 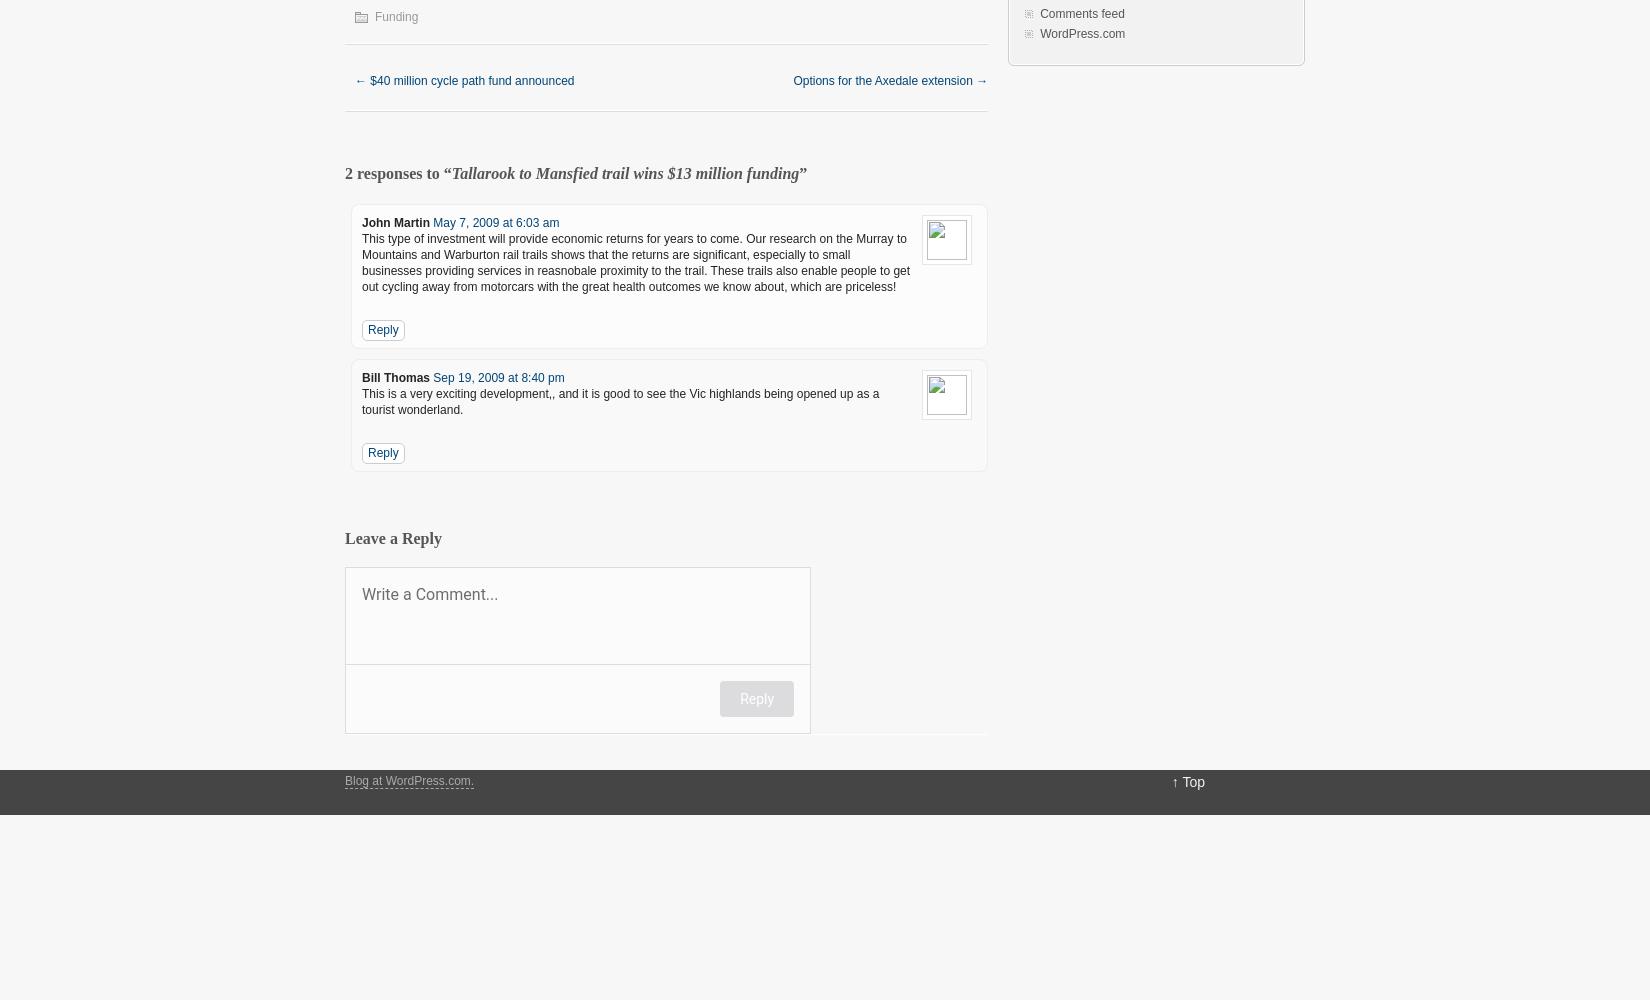 I want to click on 'This is a very exciting  development,, and it is good to see the Vic highlands being opened up as a tourist wonderland.', so click(x=619, y=402).